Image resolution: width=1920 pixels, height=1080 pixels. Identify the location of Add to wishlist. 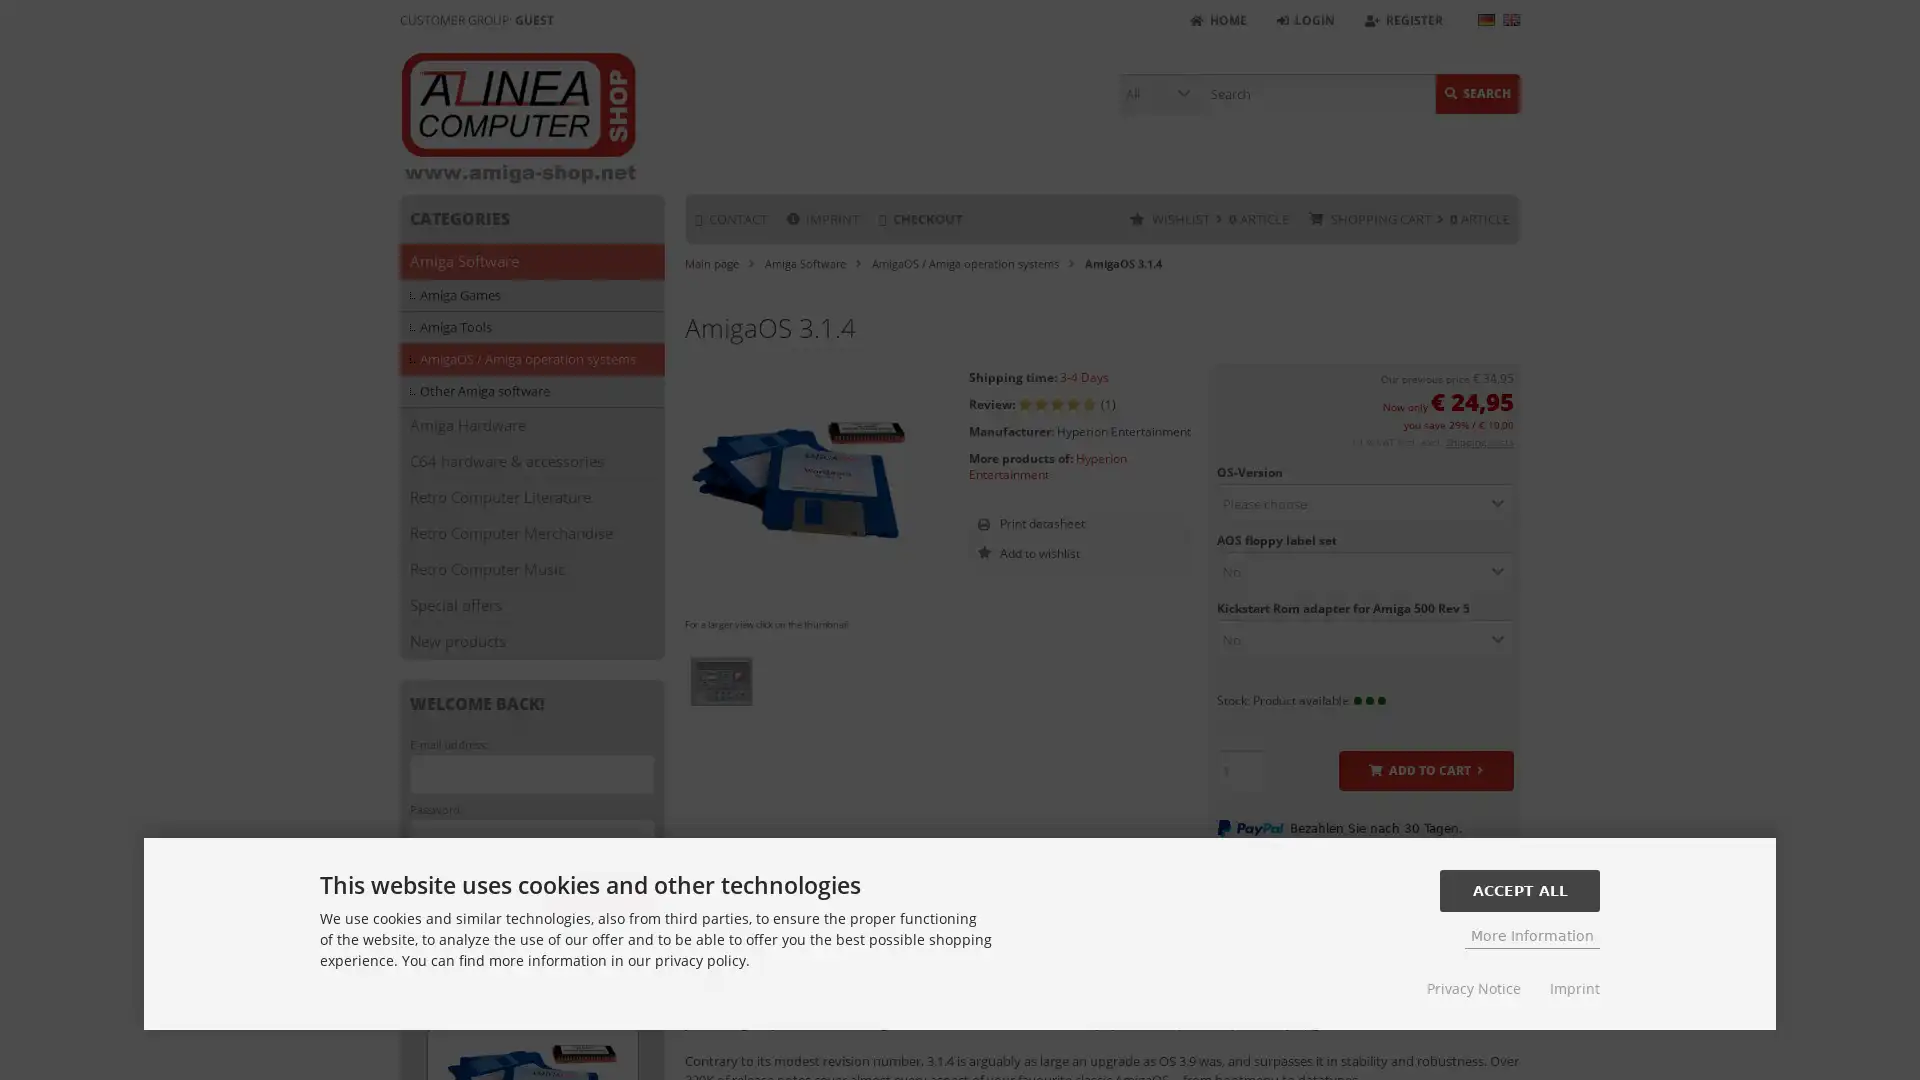
(1107, 553).